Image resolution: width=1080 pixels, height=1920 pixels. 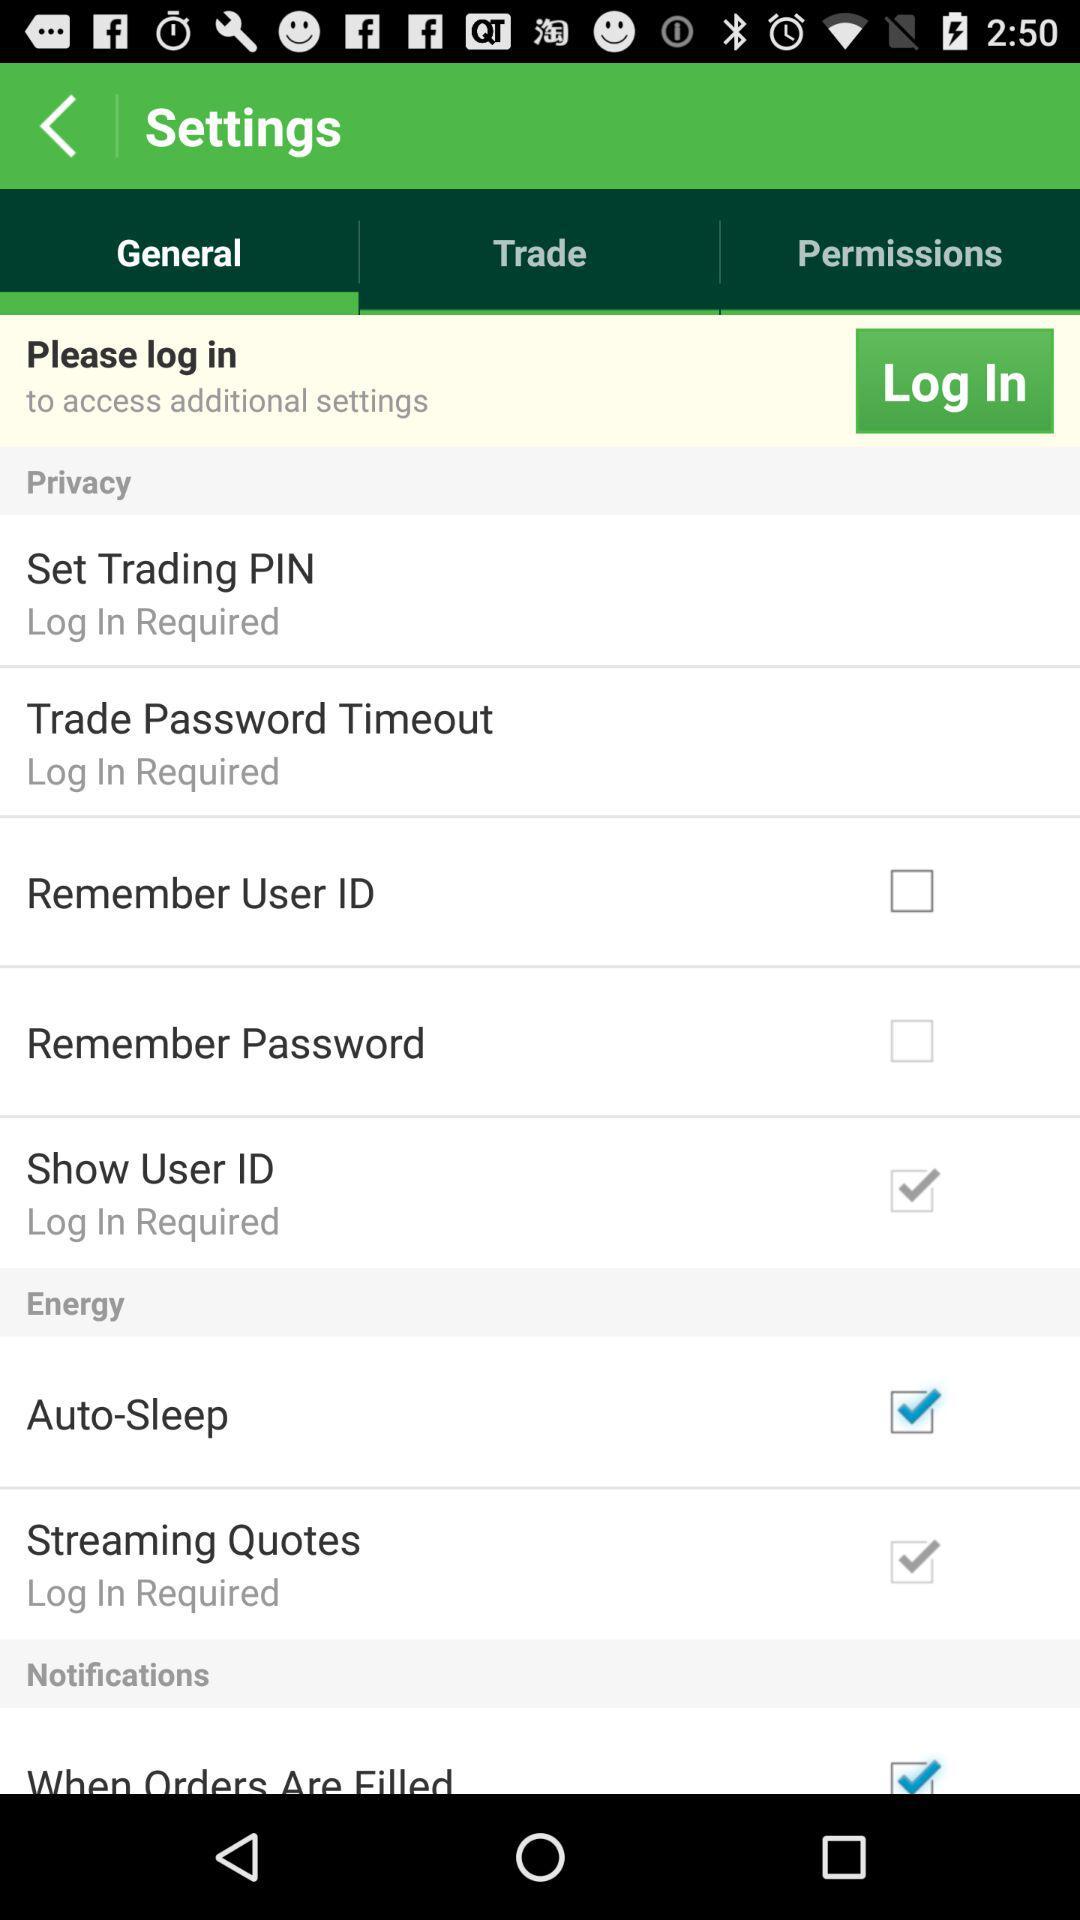 What do you see at coordinates (239, 1774) in the screenshot?
I see `the when orders are app` at bounding box center [239, 1774].